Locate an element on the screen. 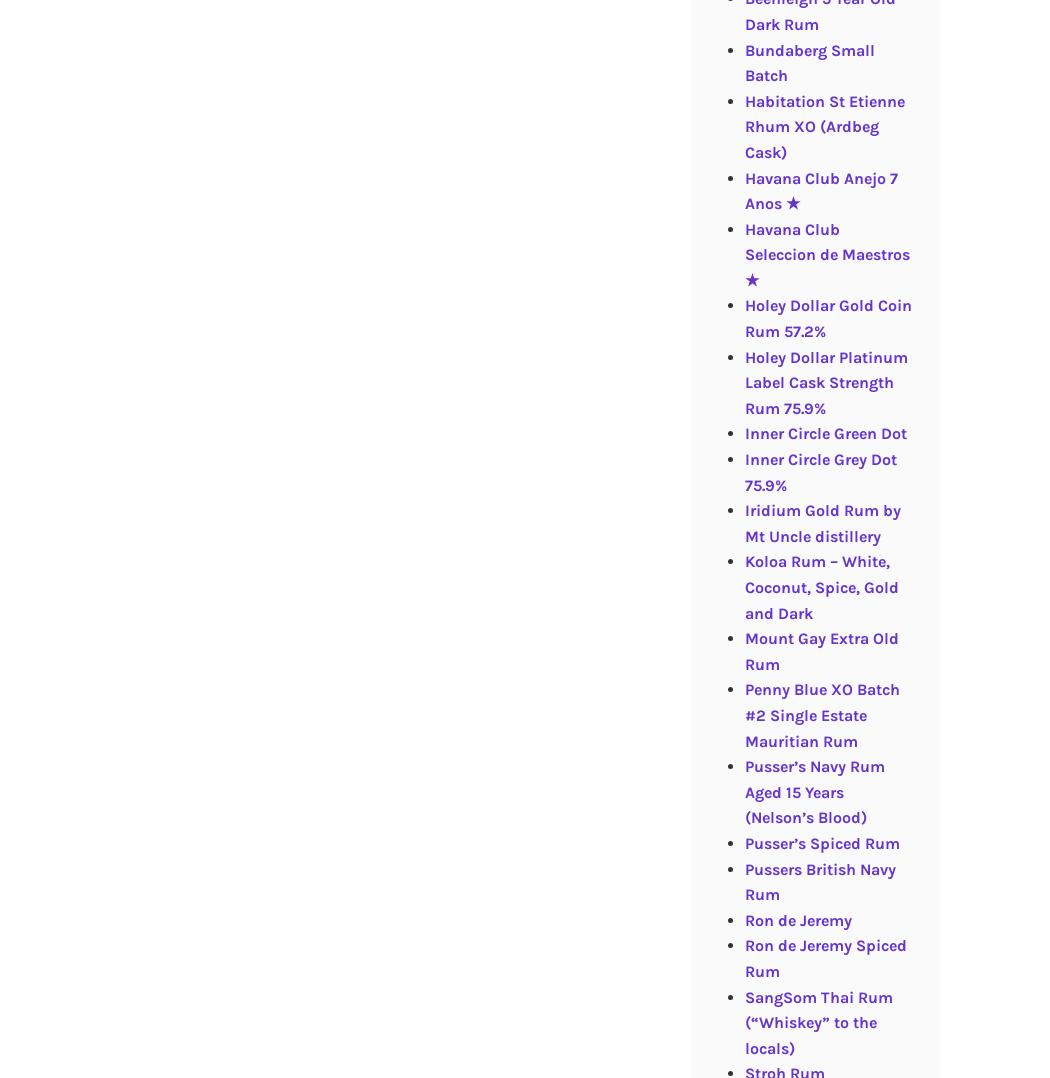  'Mount Gay Extra Old Rum' is located at coordinates (743, 650).